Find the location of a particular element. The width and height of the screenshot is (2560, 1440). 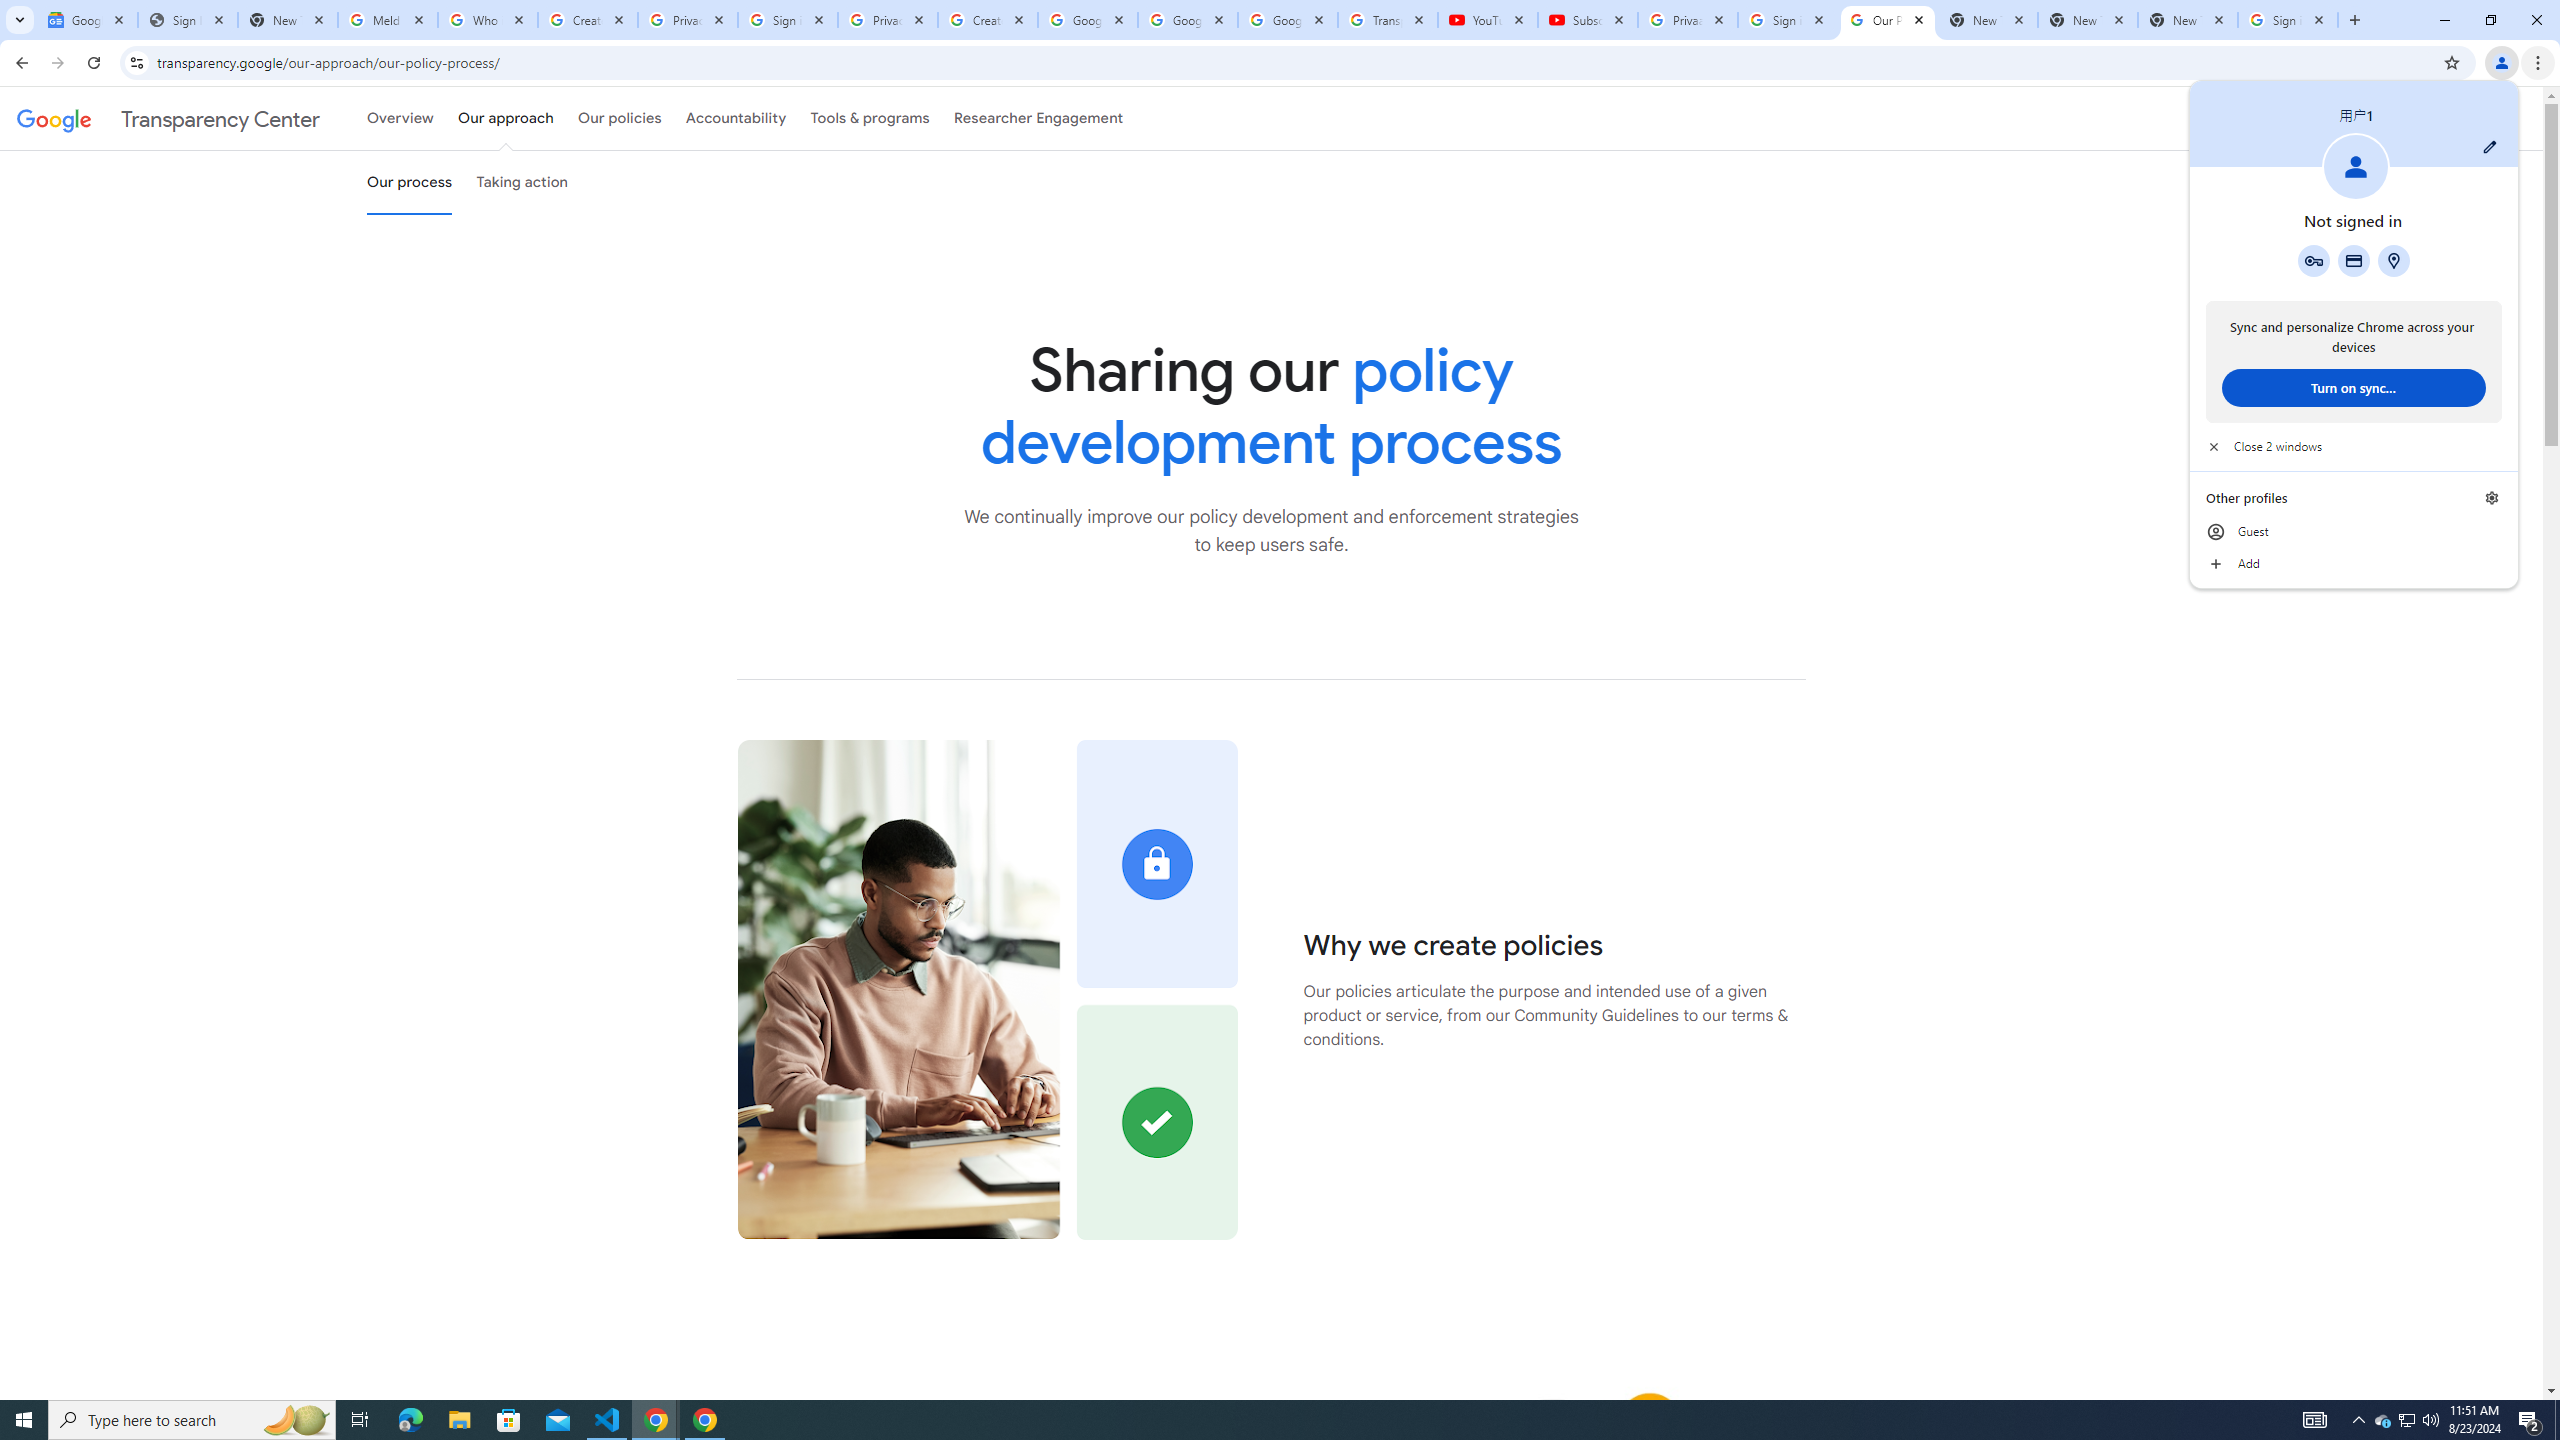

'Start' is located at coordinates (24, 1418).